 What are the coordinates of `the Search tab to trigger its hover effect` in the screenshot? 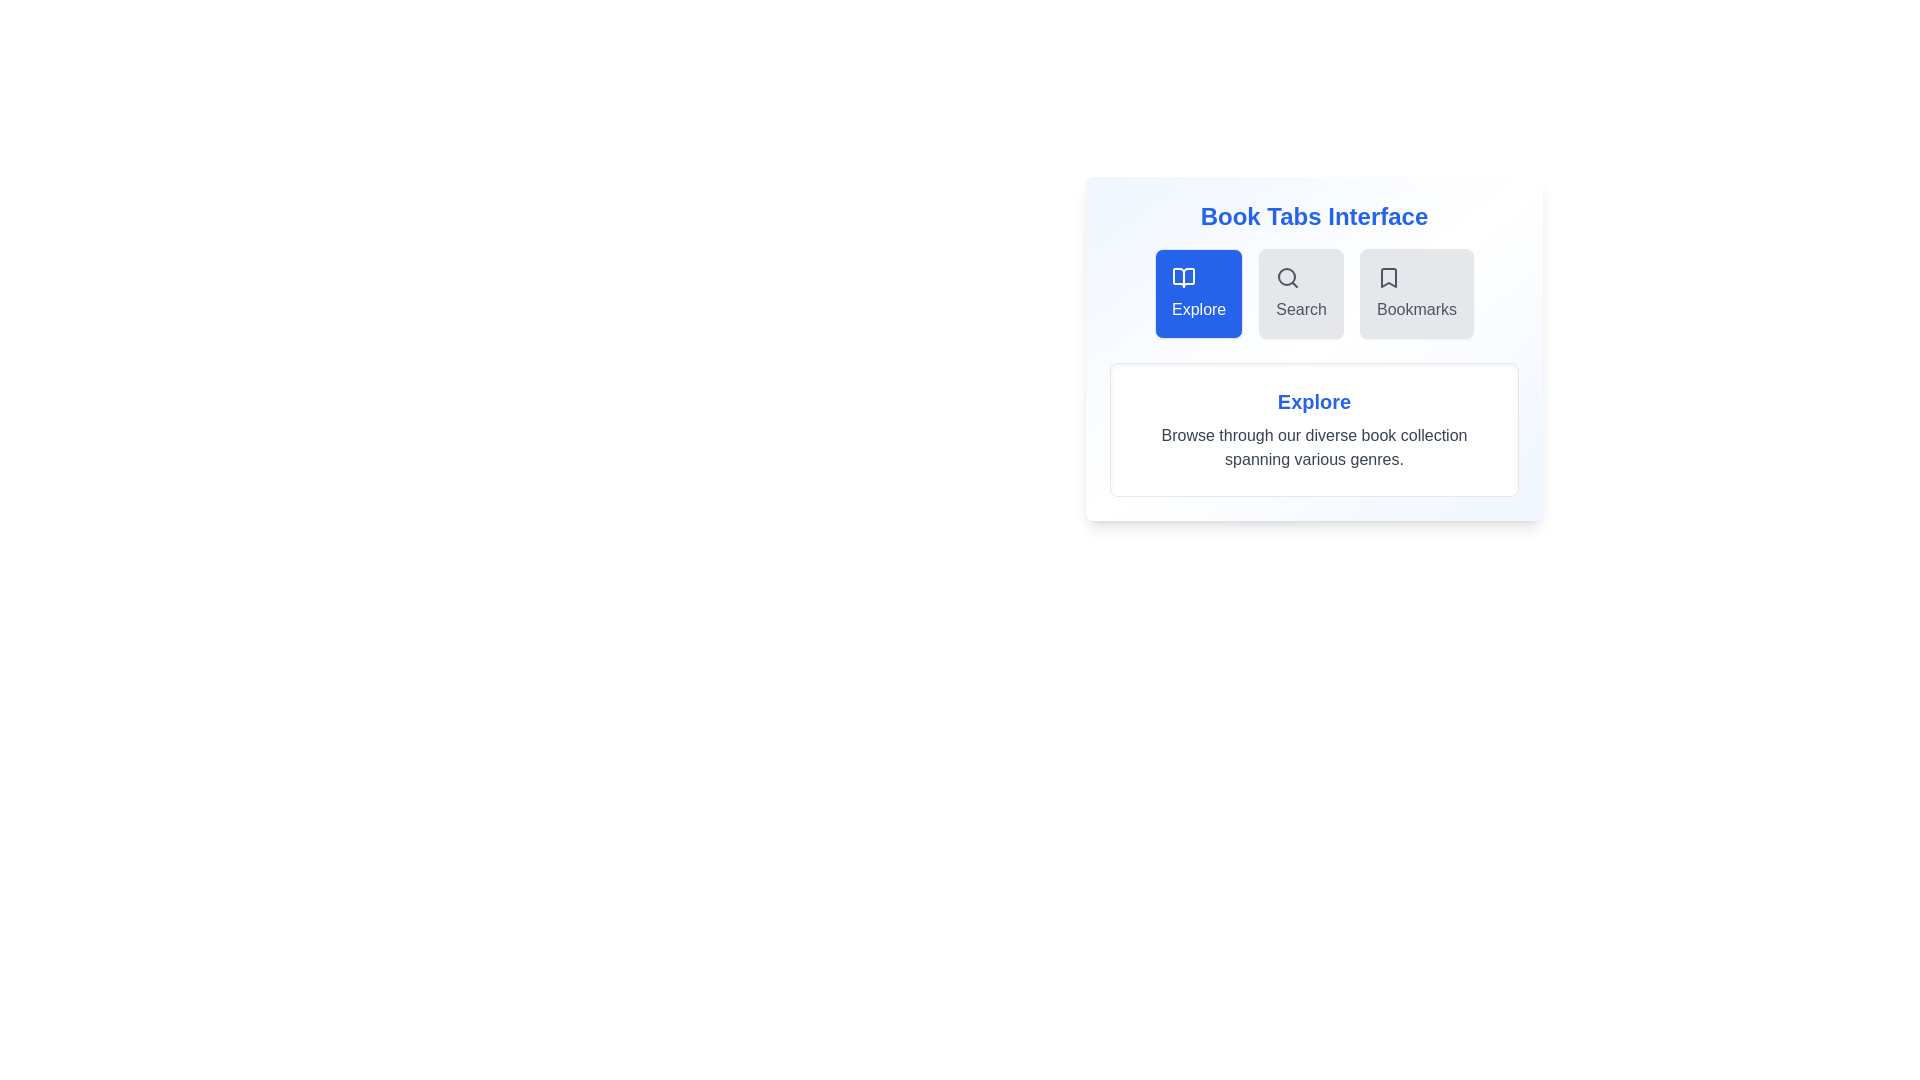 It's located at (1301, 293).